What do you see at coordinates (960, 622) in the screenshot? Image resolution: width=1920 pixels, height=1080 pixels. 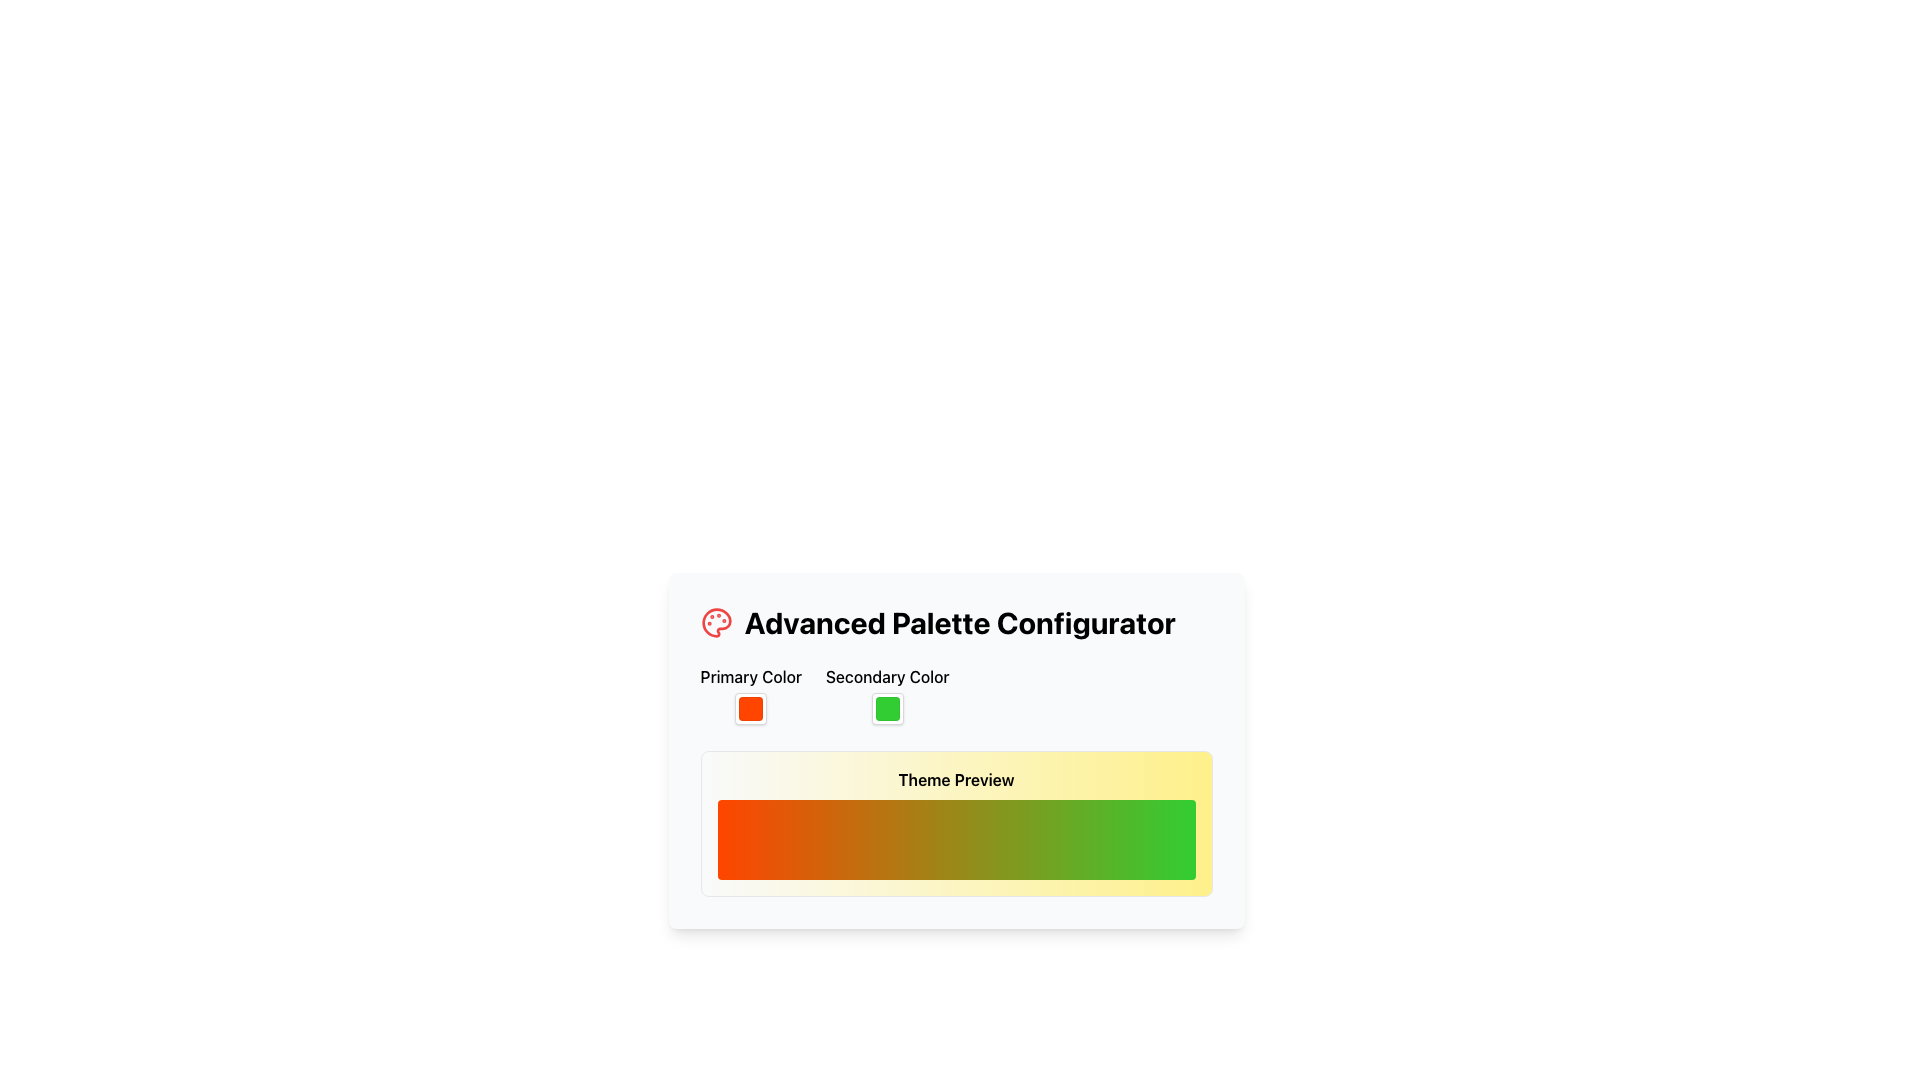 I see `the static text header displaying 'Advanced Palette Configurator' by moving the cursor to its center and clicking` at bounding box center [960, 622].